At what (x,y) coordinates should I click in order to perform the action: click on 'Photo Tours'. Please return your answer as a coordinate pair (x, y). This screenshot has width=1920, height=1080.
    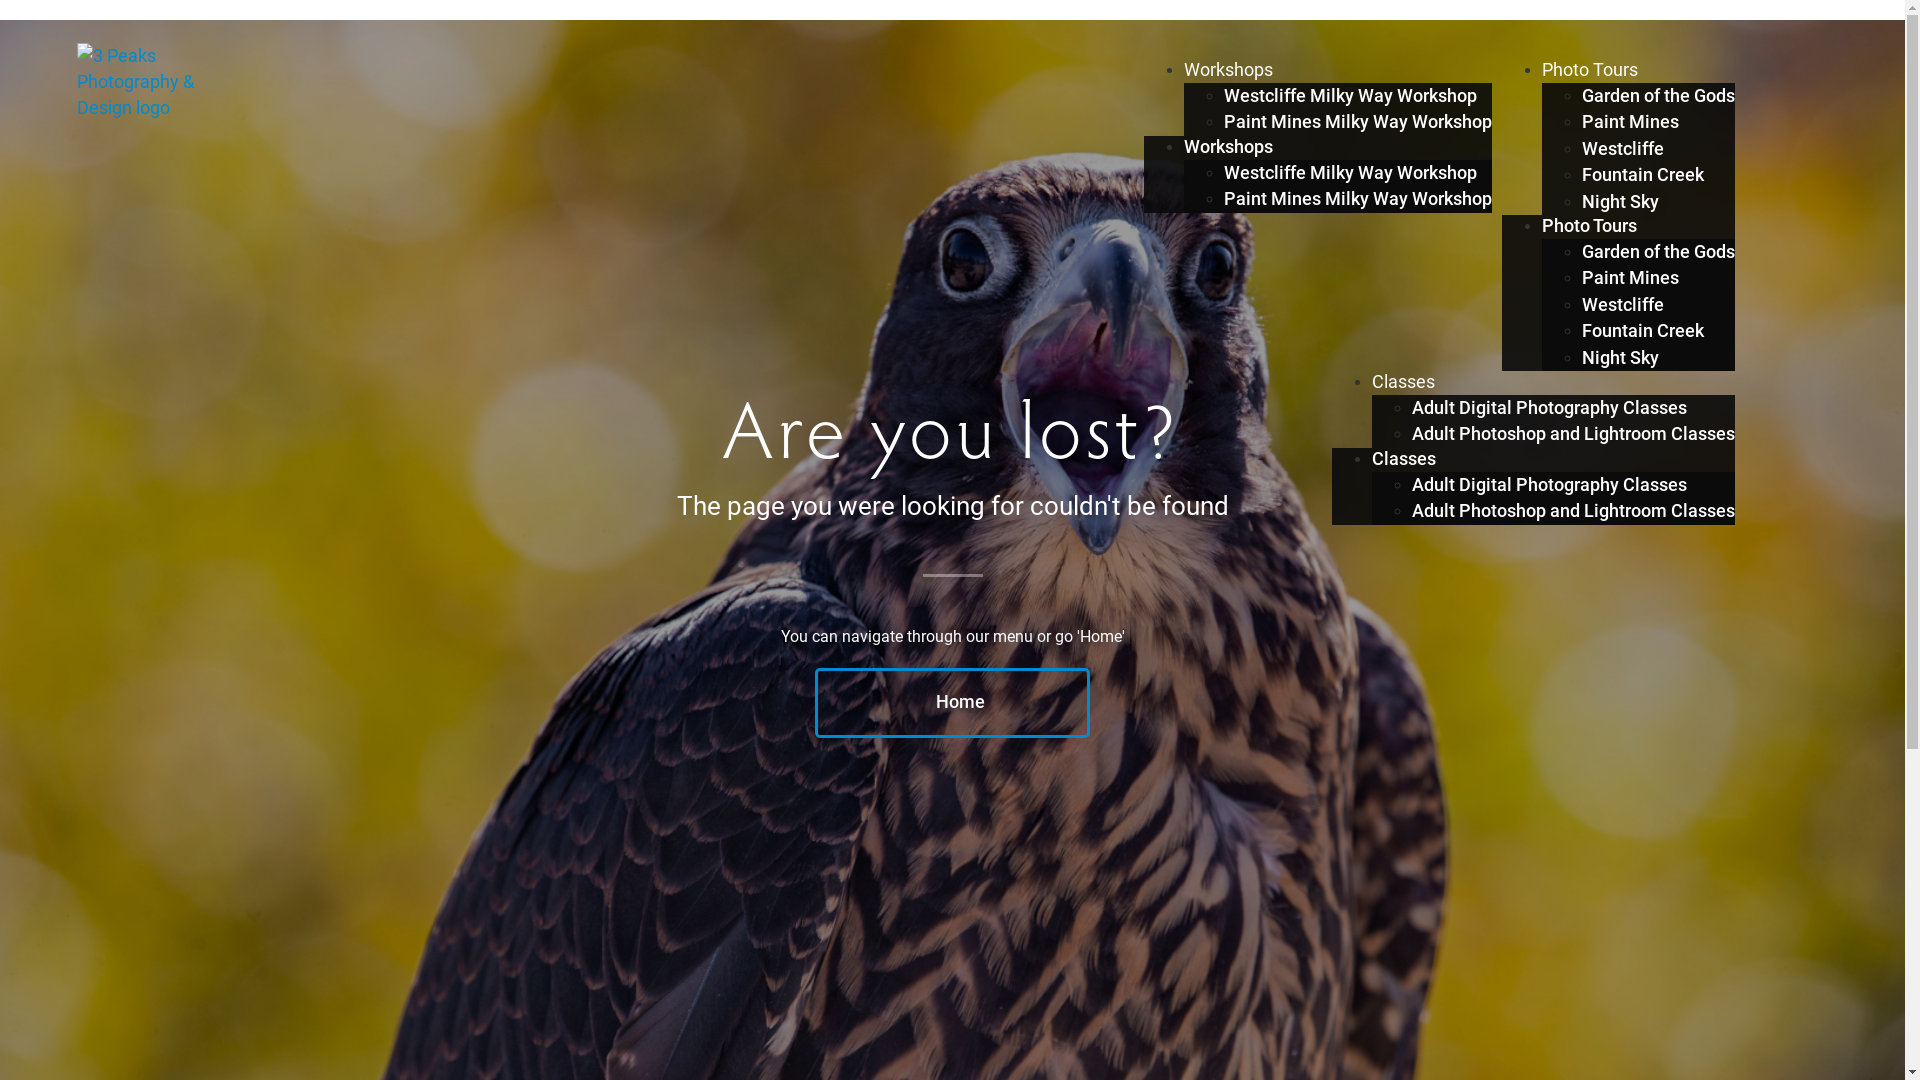
    Looking at the image, I should click on (1540, 68).